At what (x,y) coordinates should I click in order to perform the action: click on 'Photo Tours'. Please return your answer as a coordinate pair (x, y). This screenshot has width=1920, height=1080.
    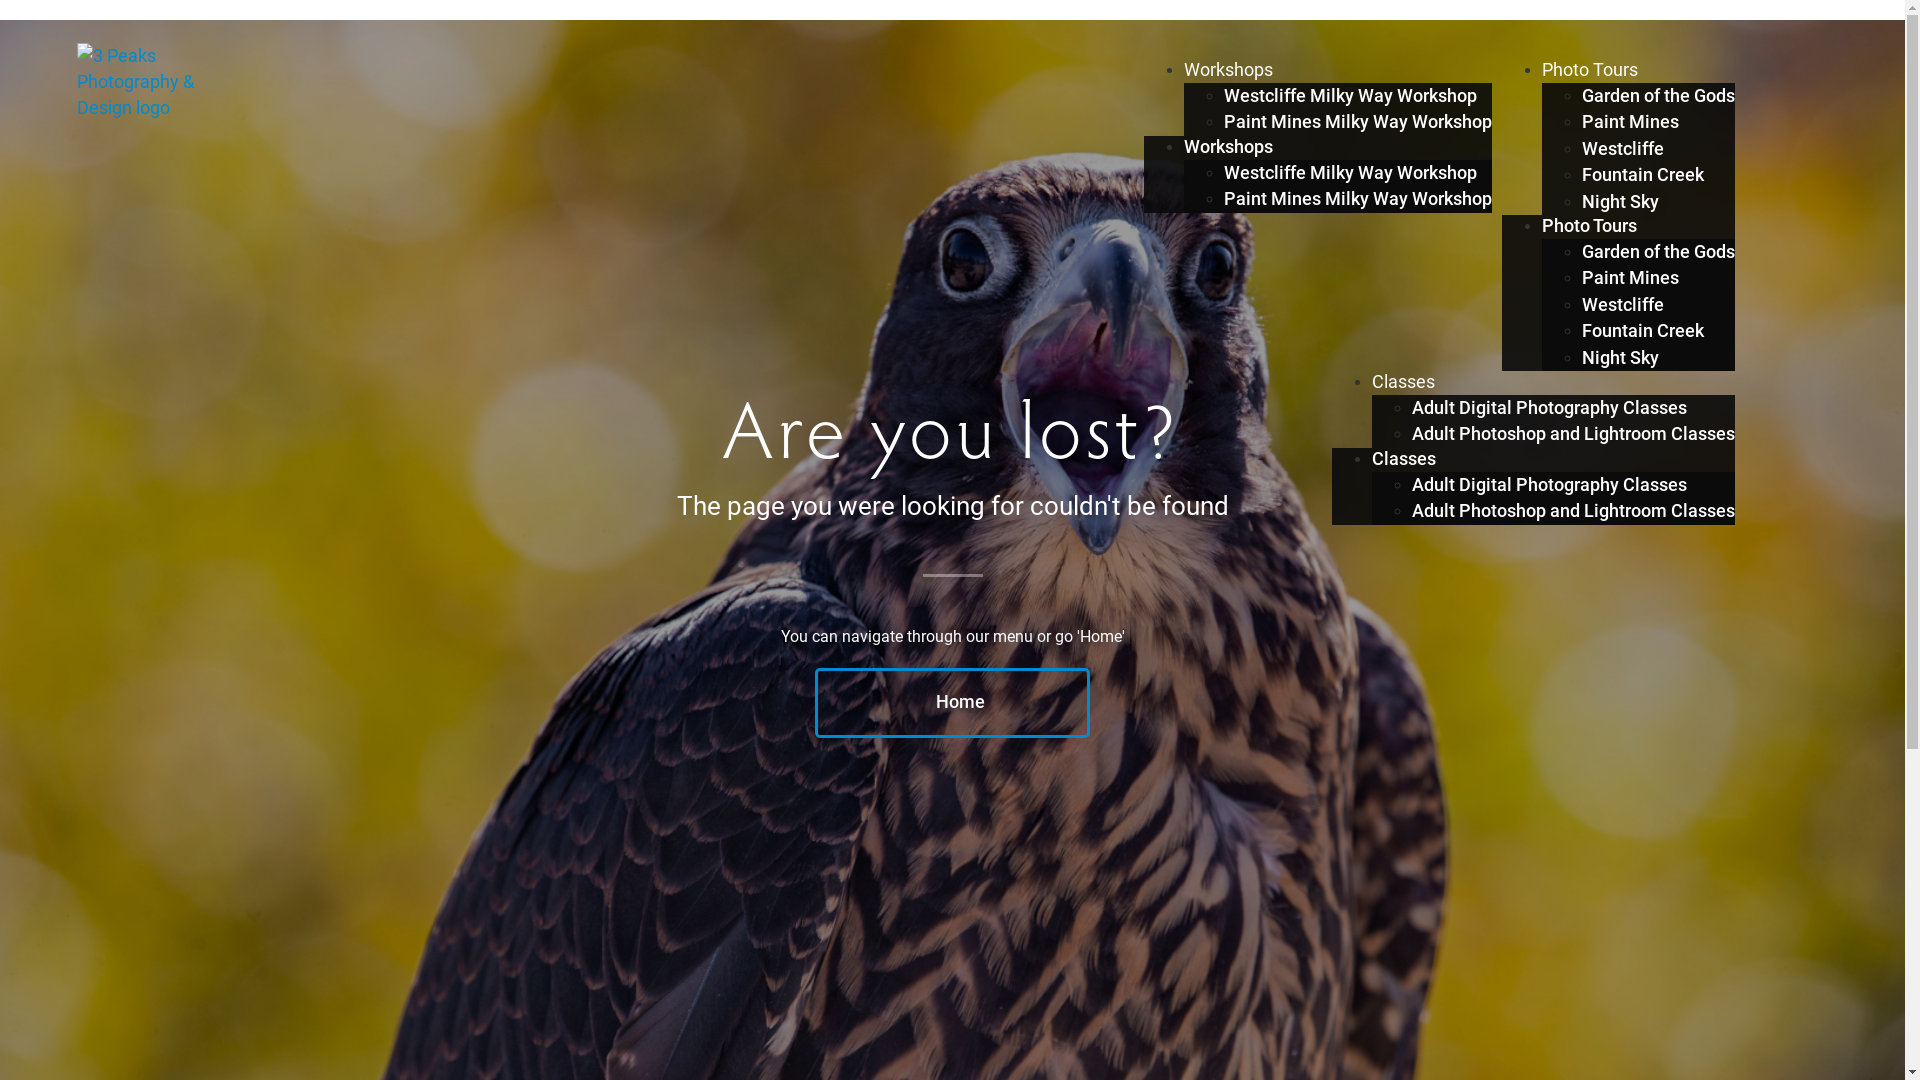
    Looking at the image, I should click on (1540, 68).